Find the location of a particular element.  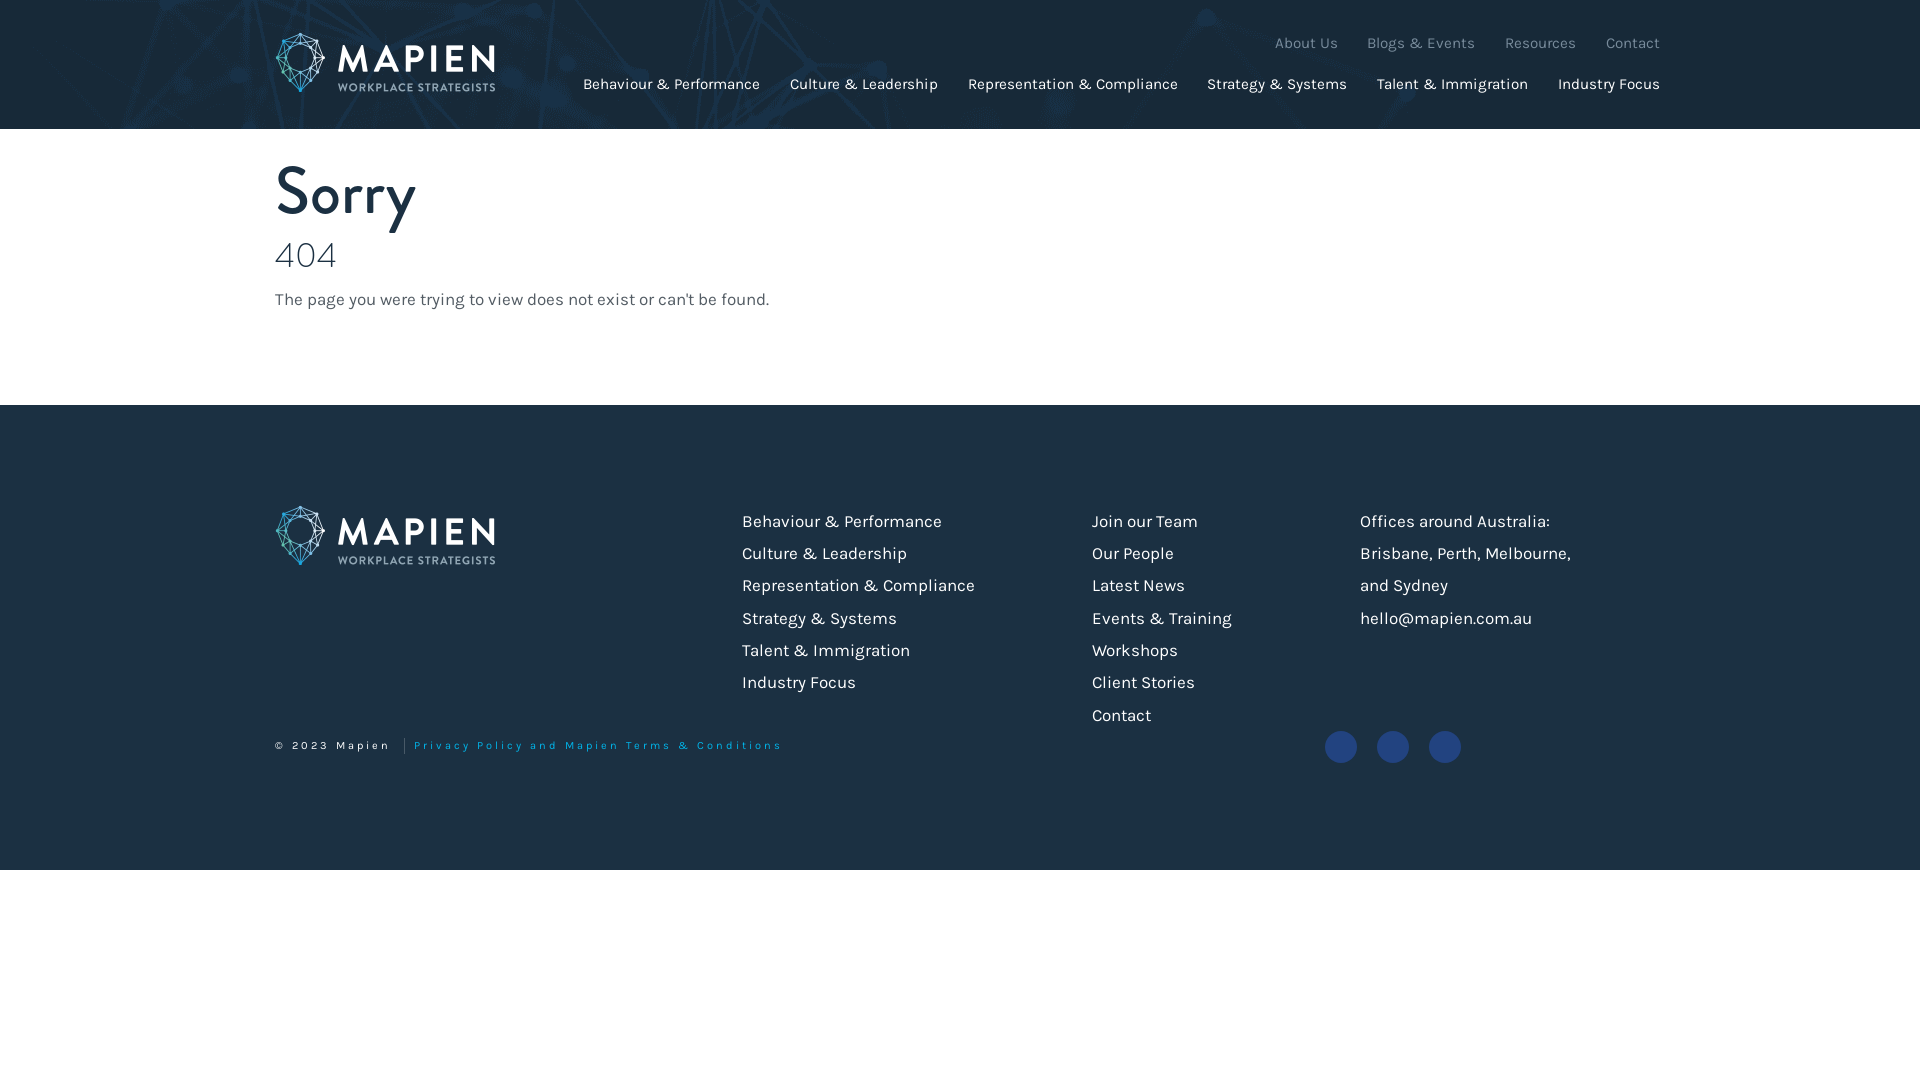

'Industry Focus' is located at coordinates (797, 681).